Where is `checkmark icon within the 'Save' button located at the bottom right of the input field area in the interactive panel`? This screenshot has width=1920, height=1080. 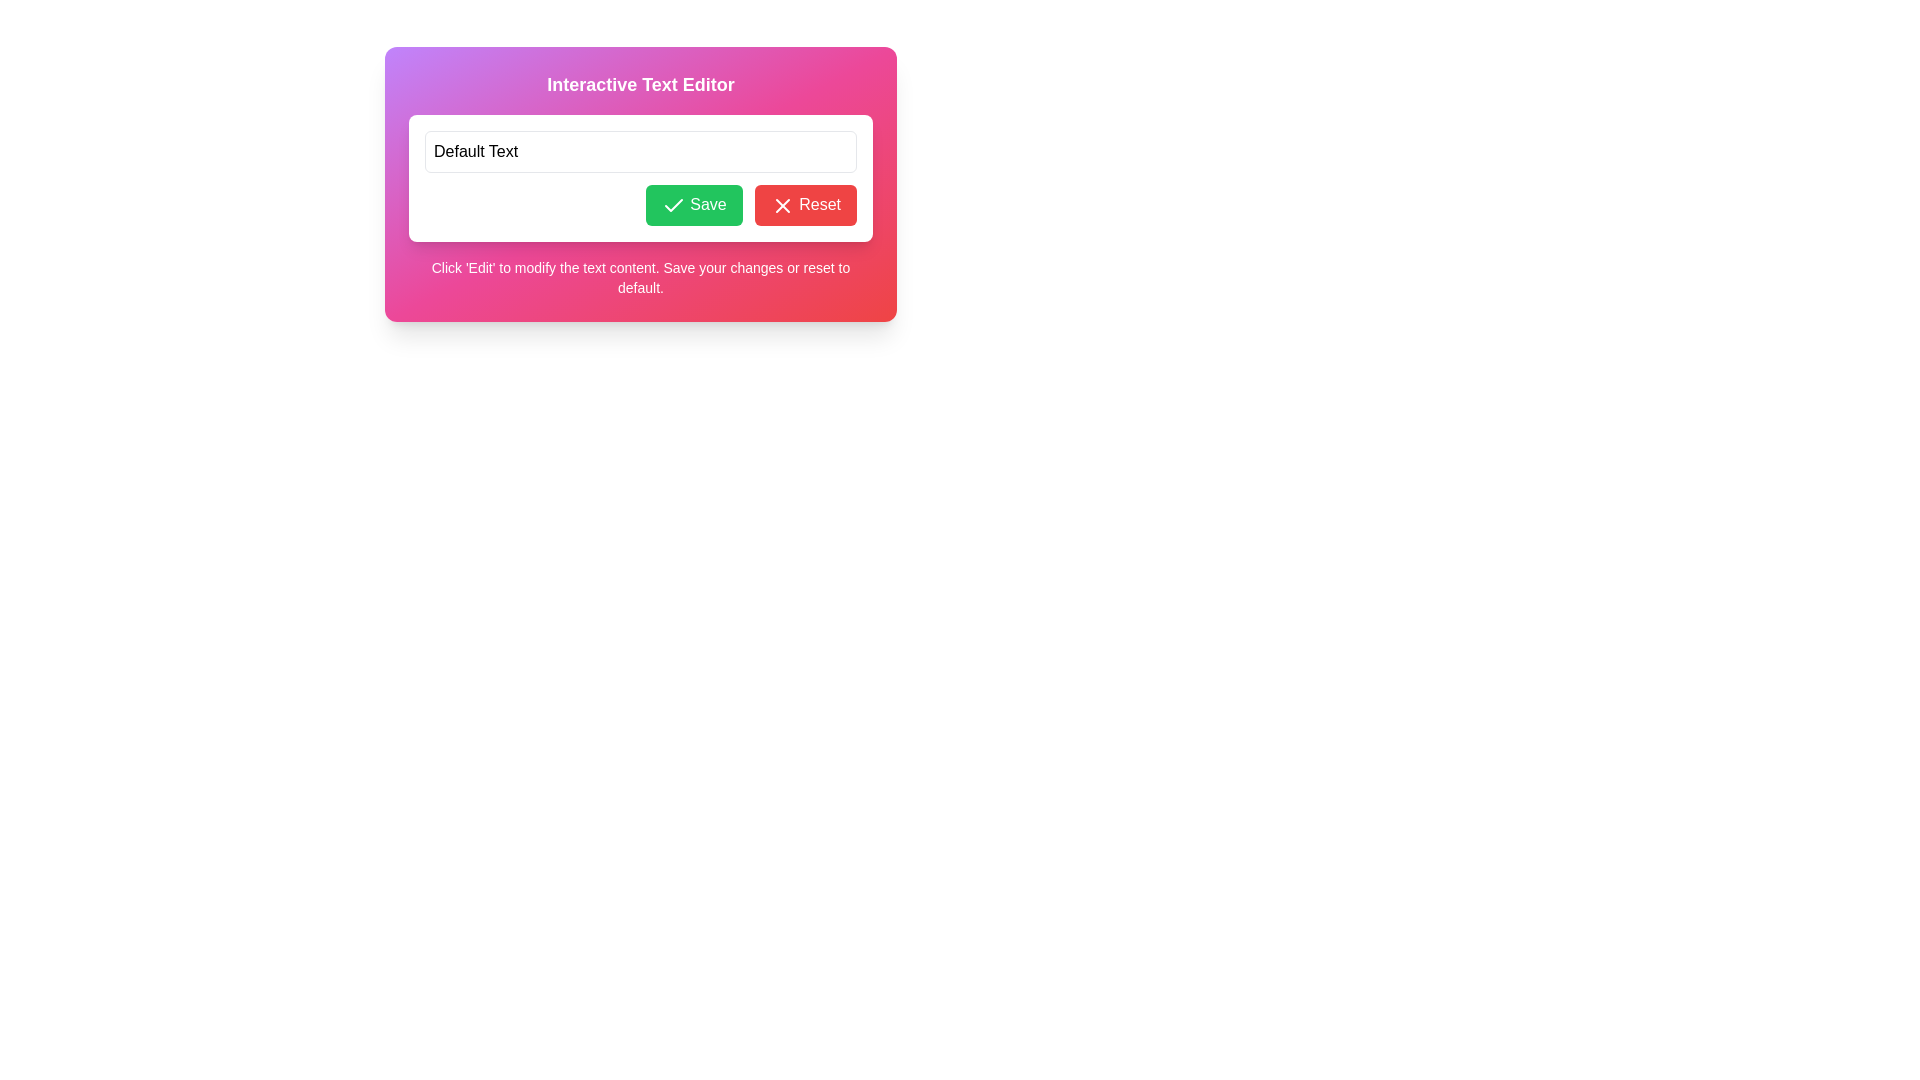 checkmark icon within the 'Save' button located at the bottom right of the input field area in the interactive panel is located at coordinates (673, 205).